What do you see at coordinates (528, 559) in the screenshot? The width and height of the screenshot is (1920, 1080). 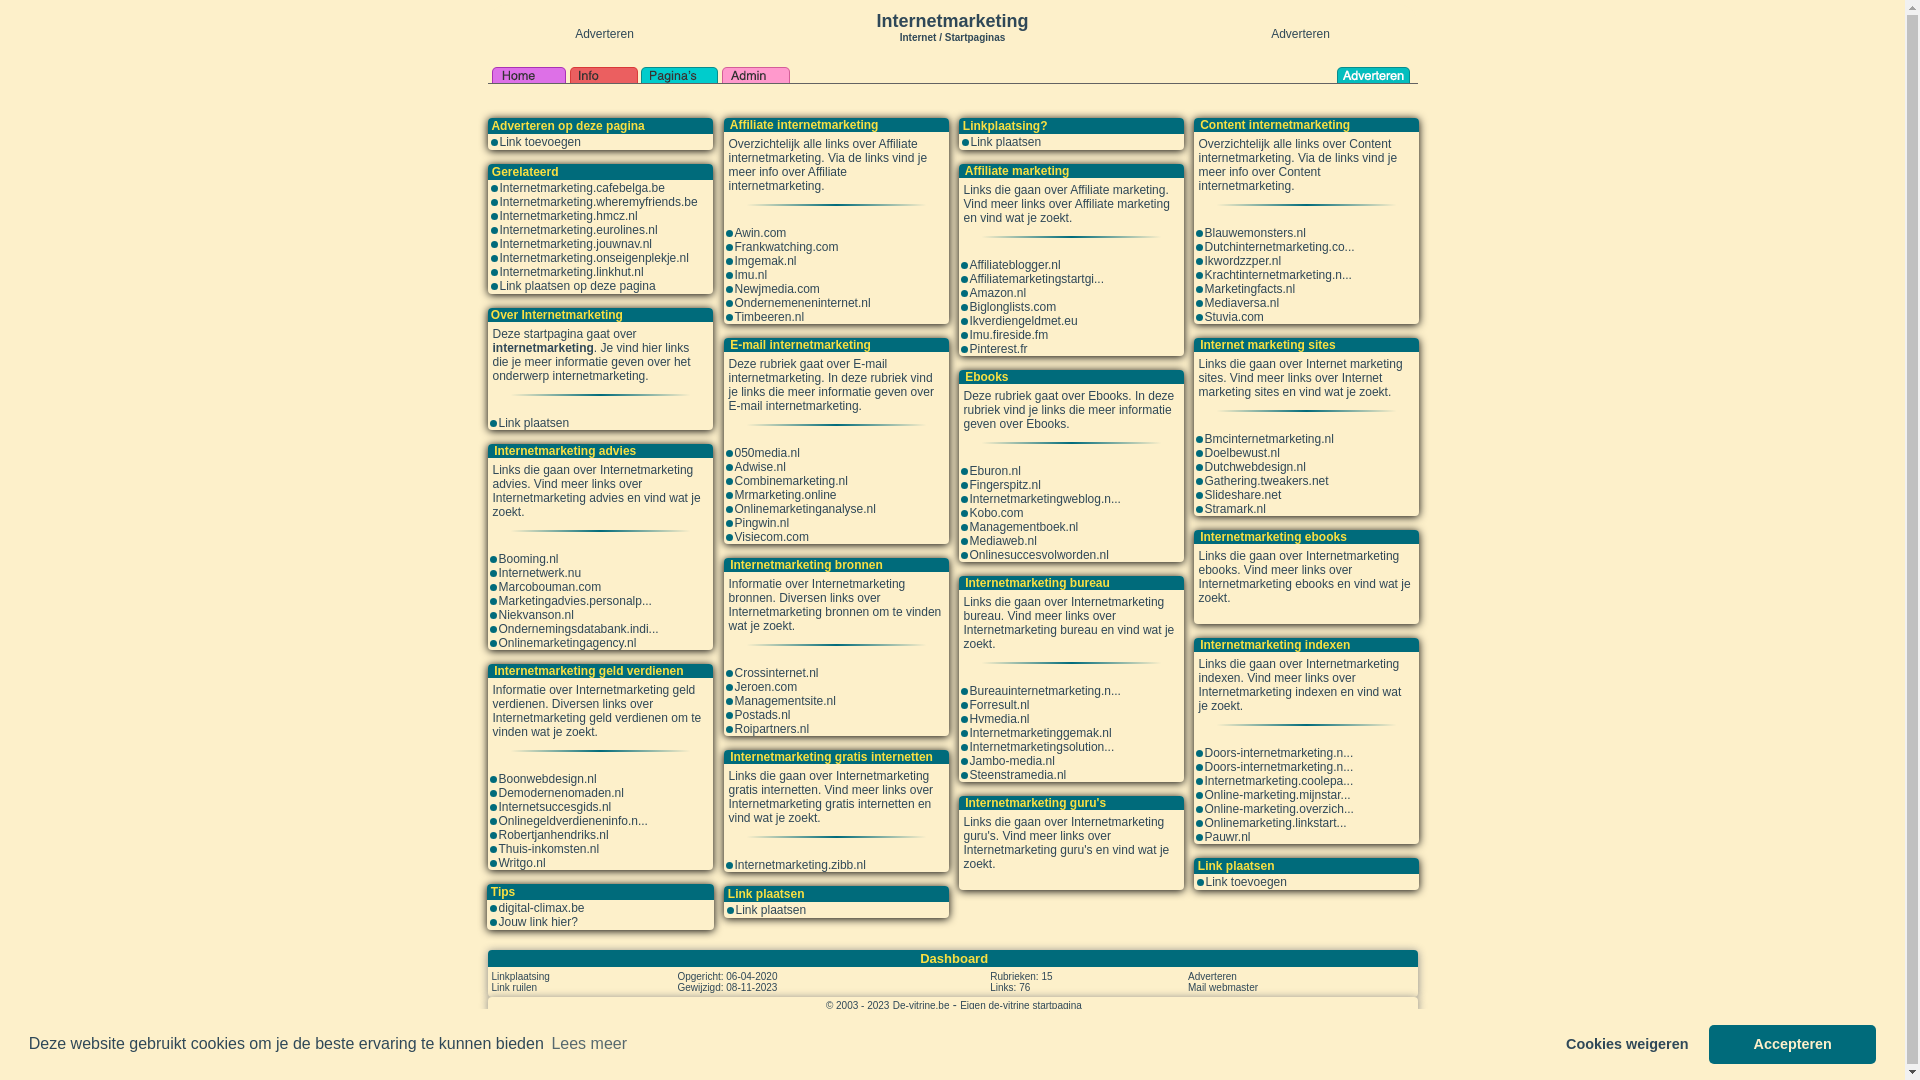 I see `'Booming.nl'` at bounding box center [528, 559].